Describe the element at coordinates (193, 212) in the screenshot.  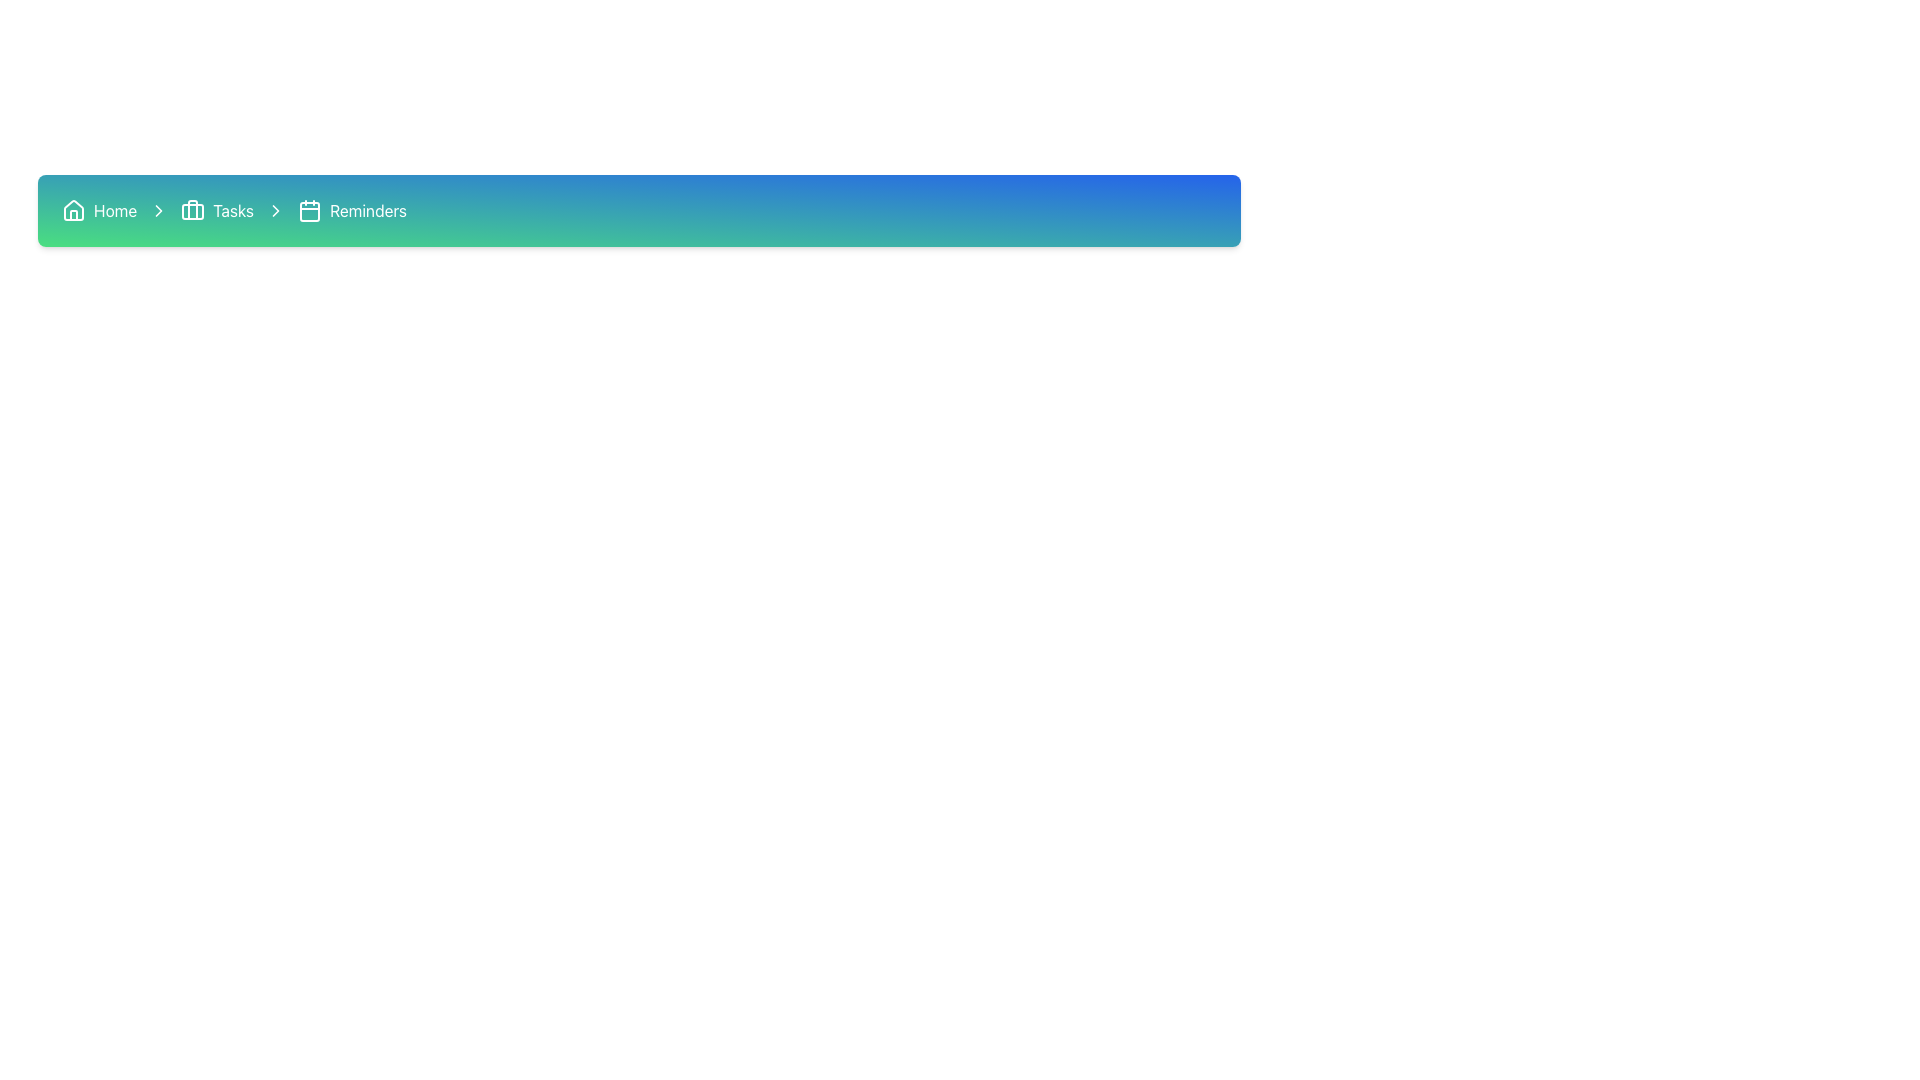
I see `the SVG rectangle element that resembles a briefcase icon, centrally located within the navigation bar near the 'Tasks' text label` at that location.